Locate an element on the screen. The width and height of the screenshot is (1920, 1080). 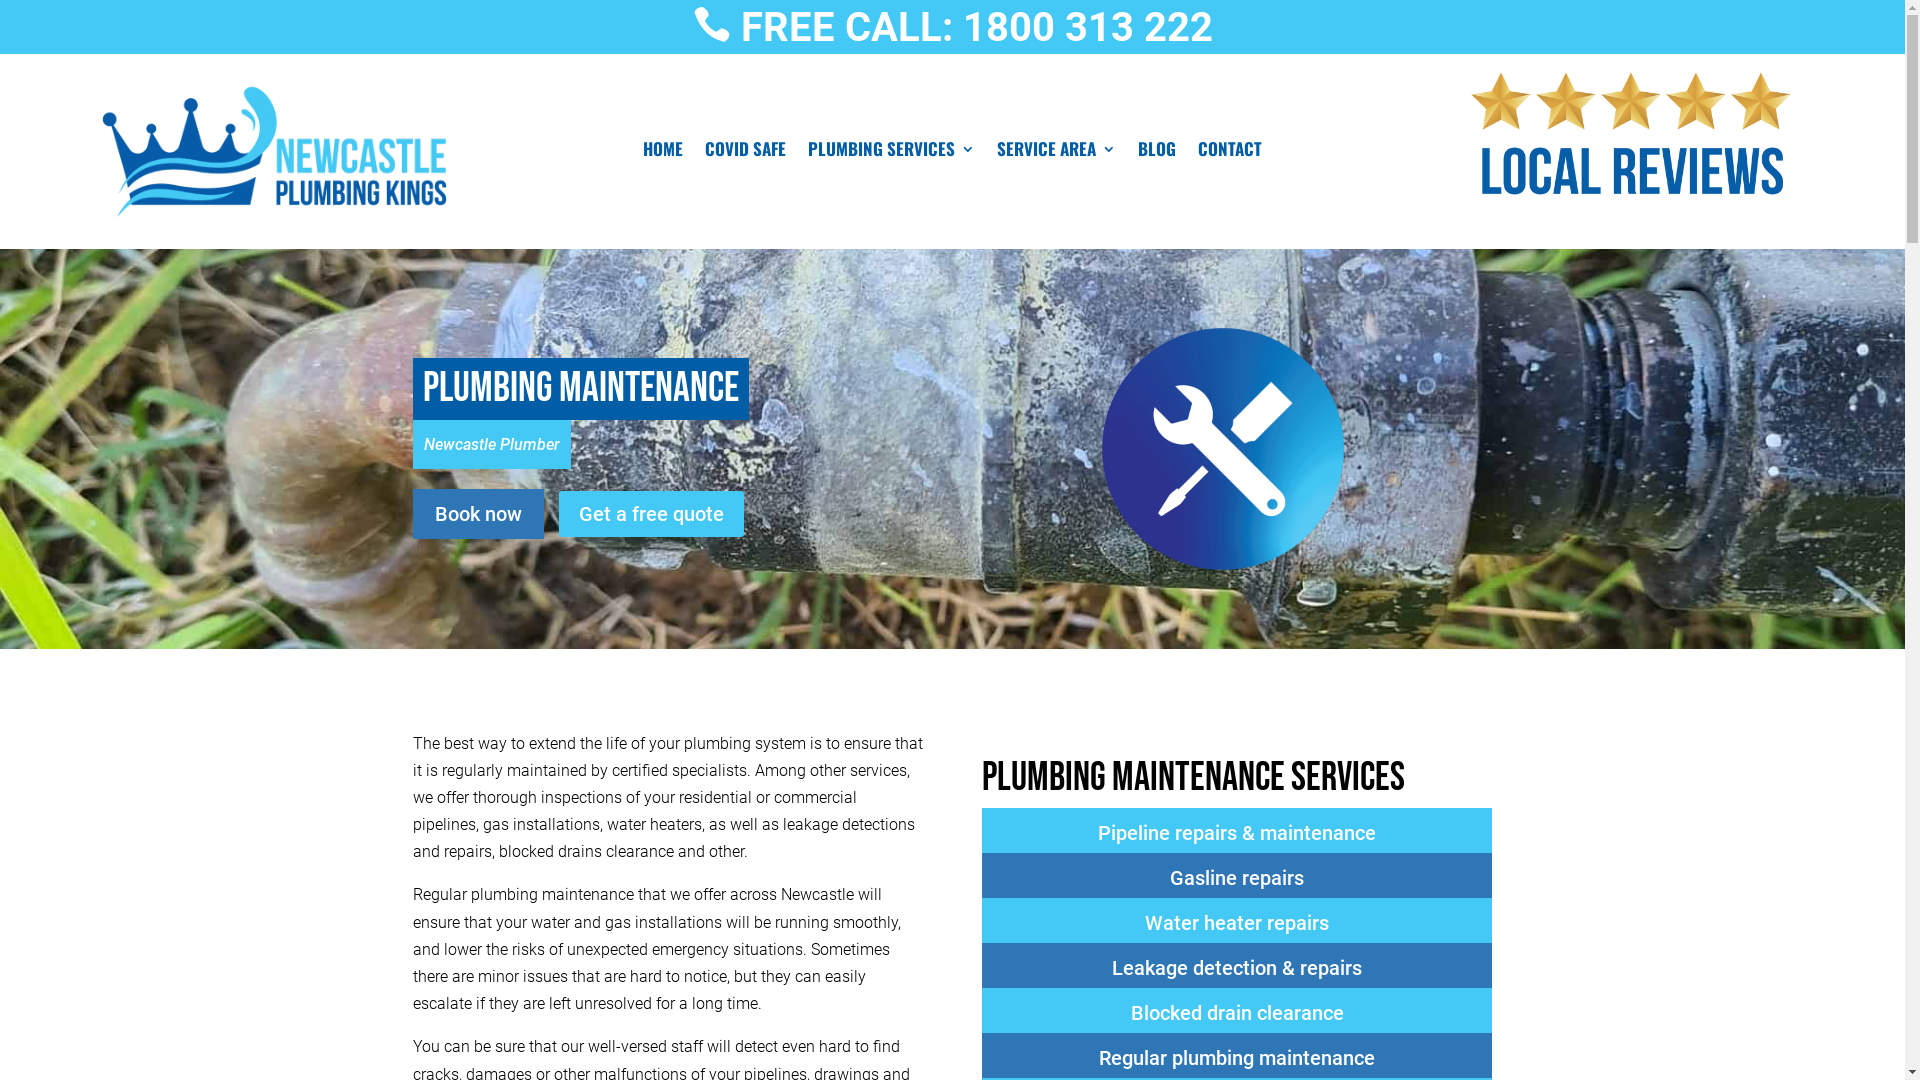
'HOME' is located at coordinates (643, 152).